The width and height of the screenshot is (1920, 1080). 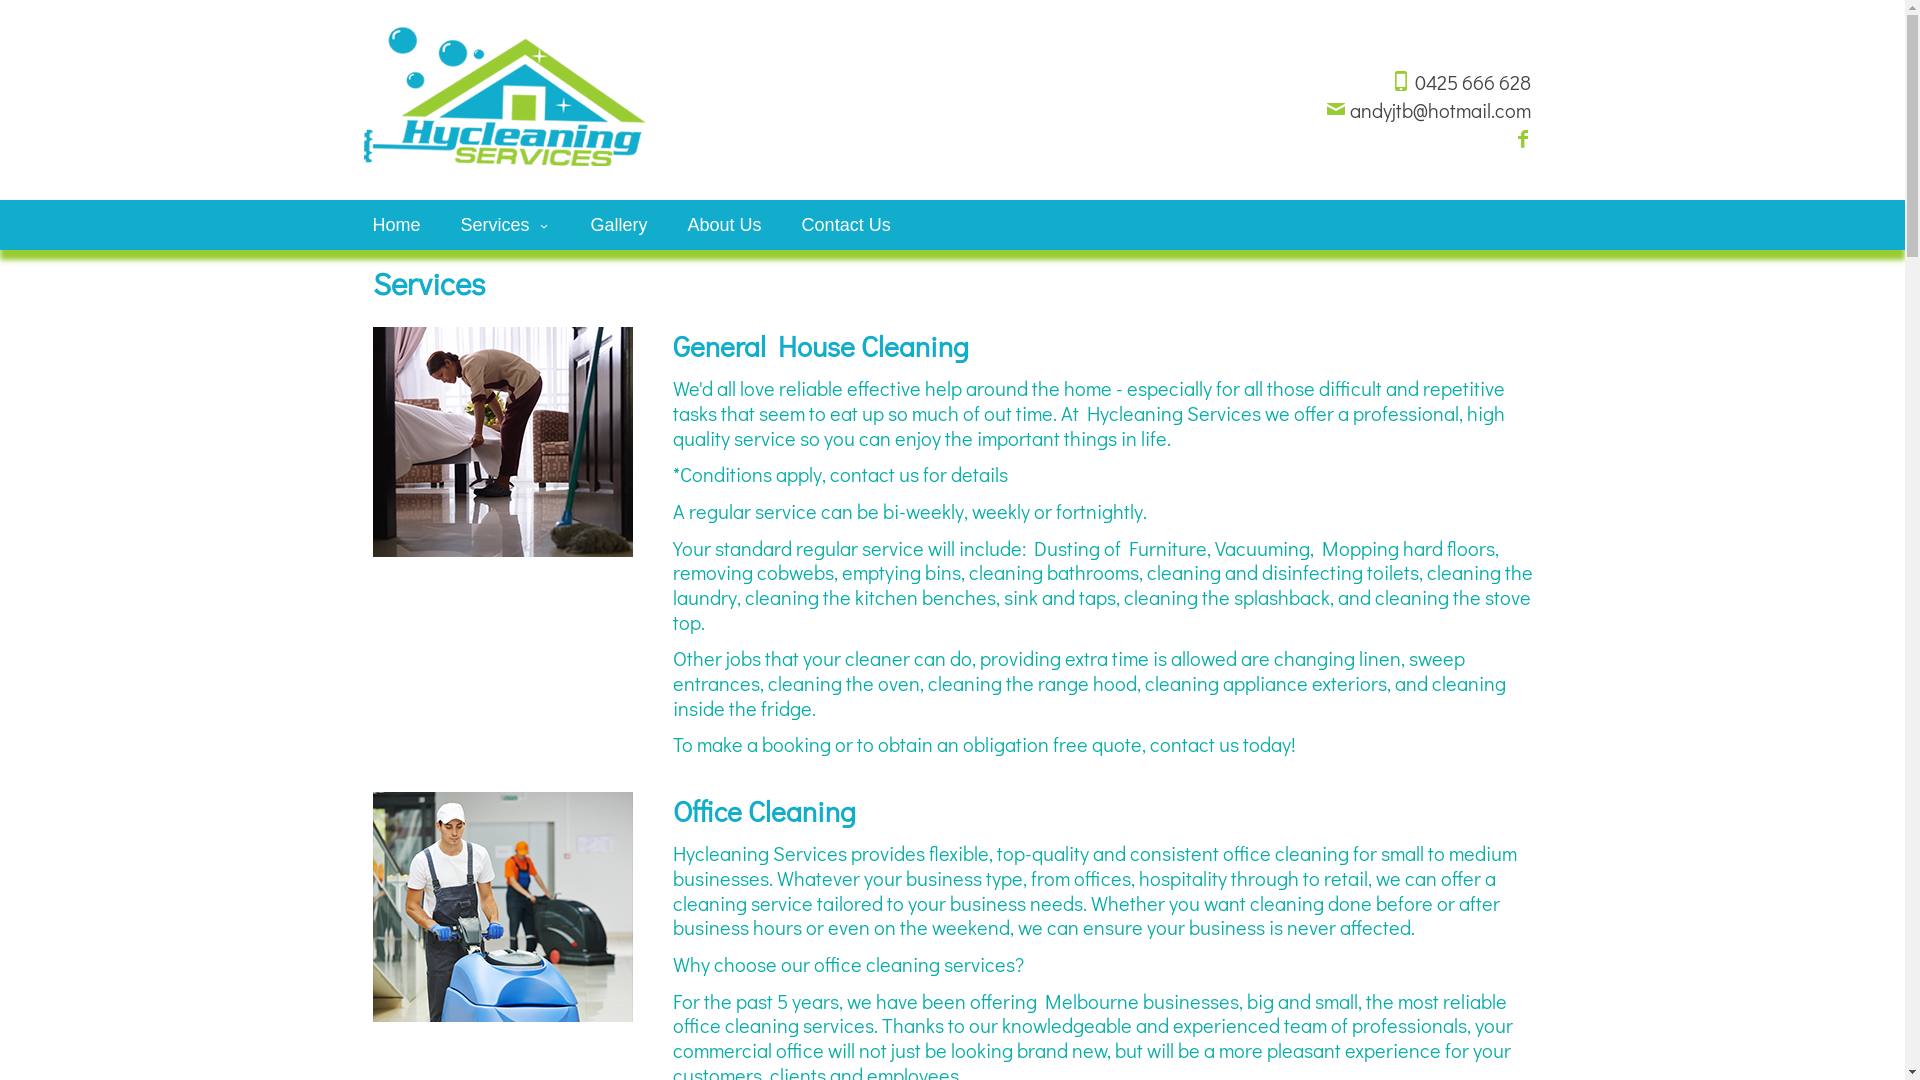 I want to click on '0425 666 628', so click(x=1389, y=80).